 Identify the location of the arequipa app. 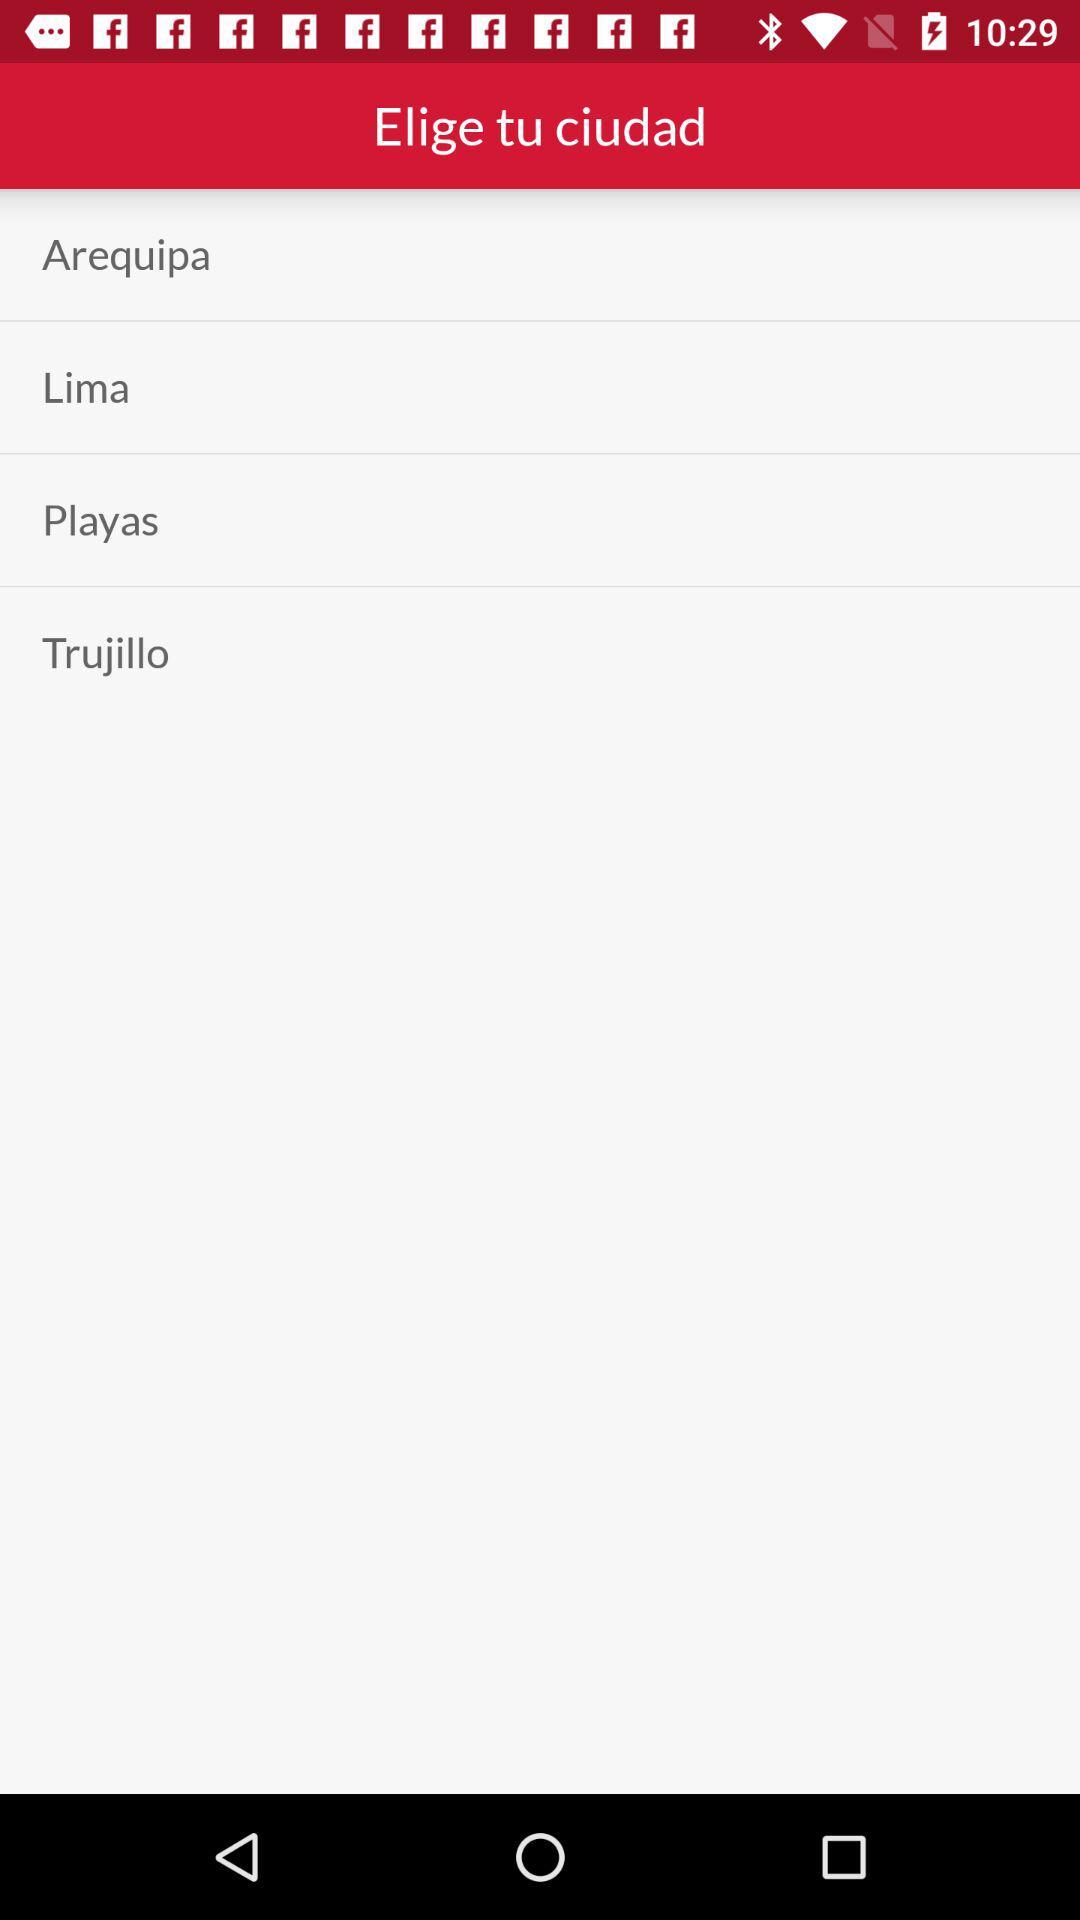
(126, 253).